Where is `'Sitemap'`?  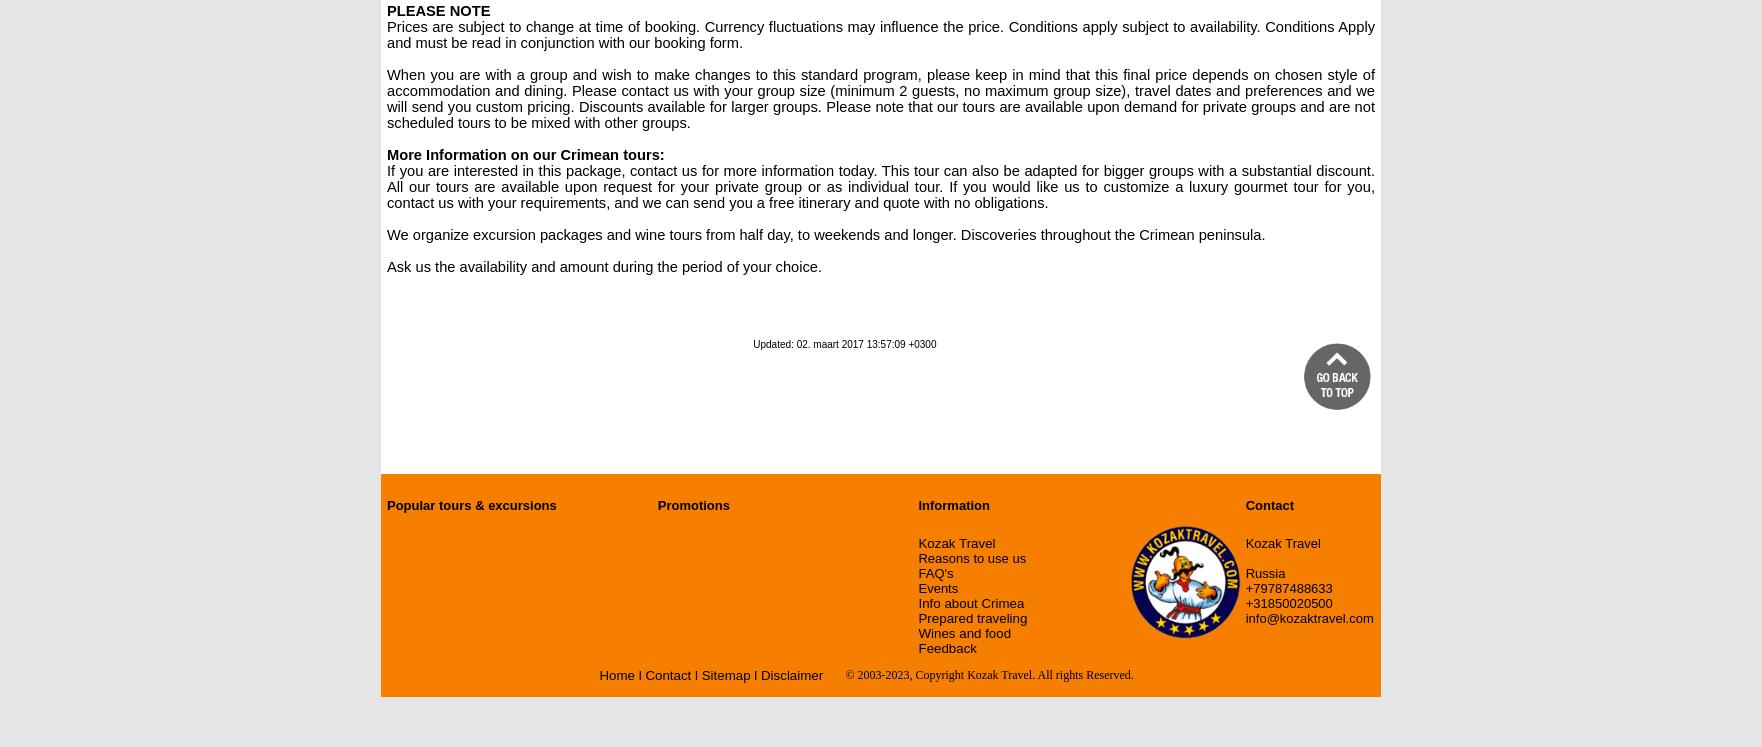
'Sitemap' is located at coordinates (724, 675).